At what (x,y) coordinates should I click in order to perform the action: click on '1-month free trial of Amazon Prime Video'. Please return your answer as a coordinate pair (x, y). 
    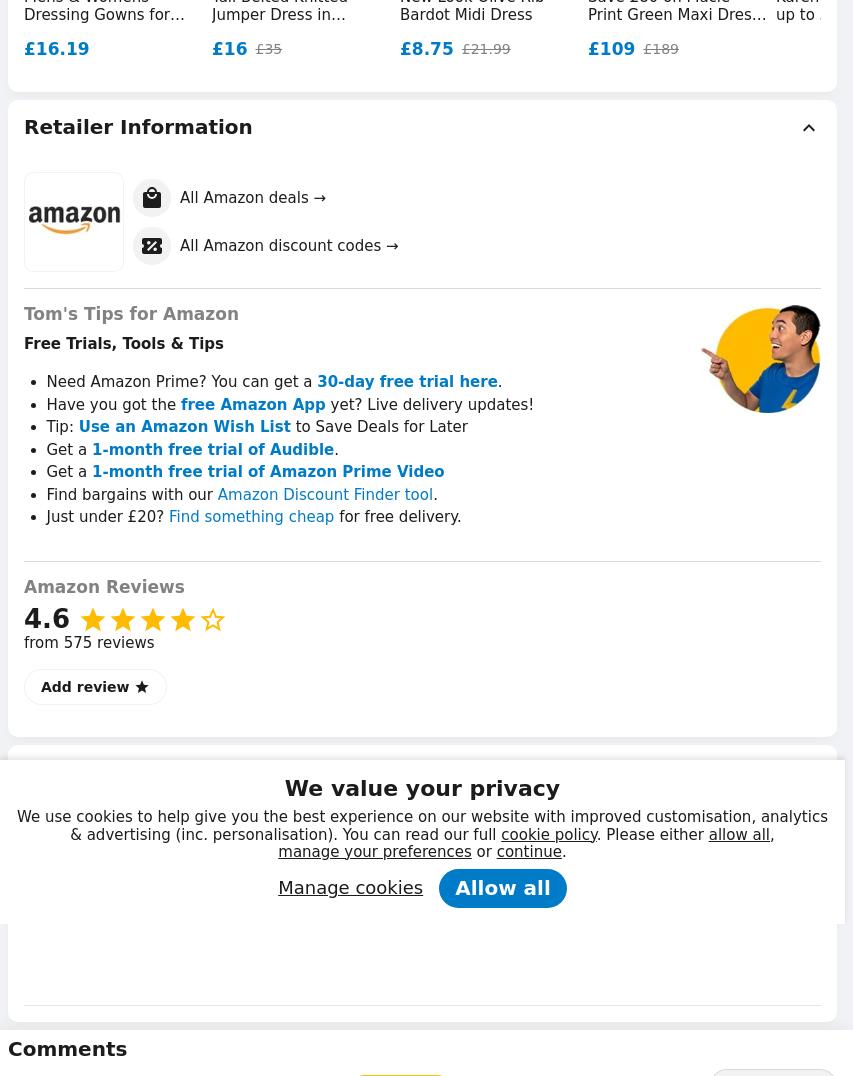
    Looking at the image, I should click on (90, 471).